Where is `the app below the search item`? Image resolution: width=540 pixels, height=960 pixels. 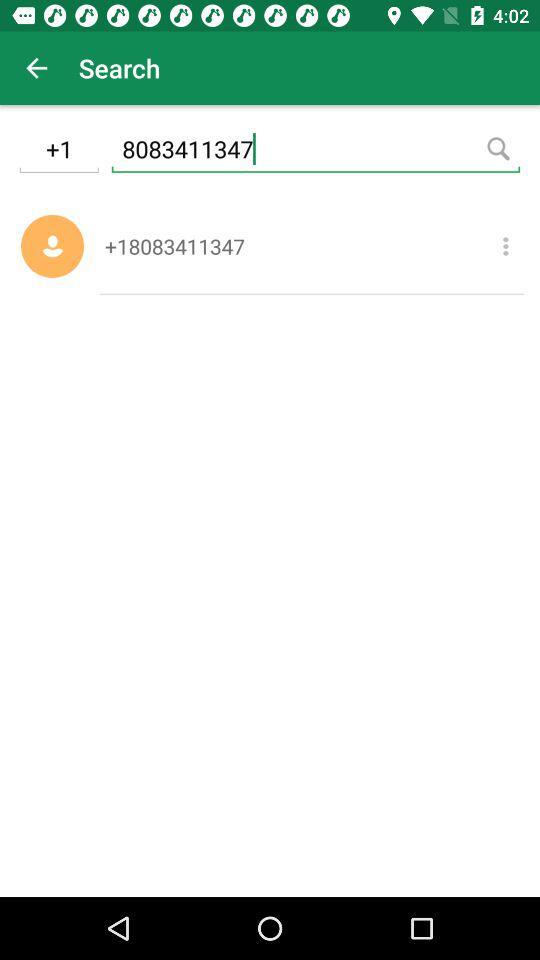 the app below the search item is located at coordinates (315, 151).